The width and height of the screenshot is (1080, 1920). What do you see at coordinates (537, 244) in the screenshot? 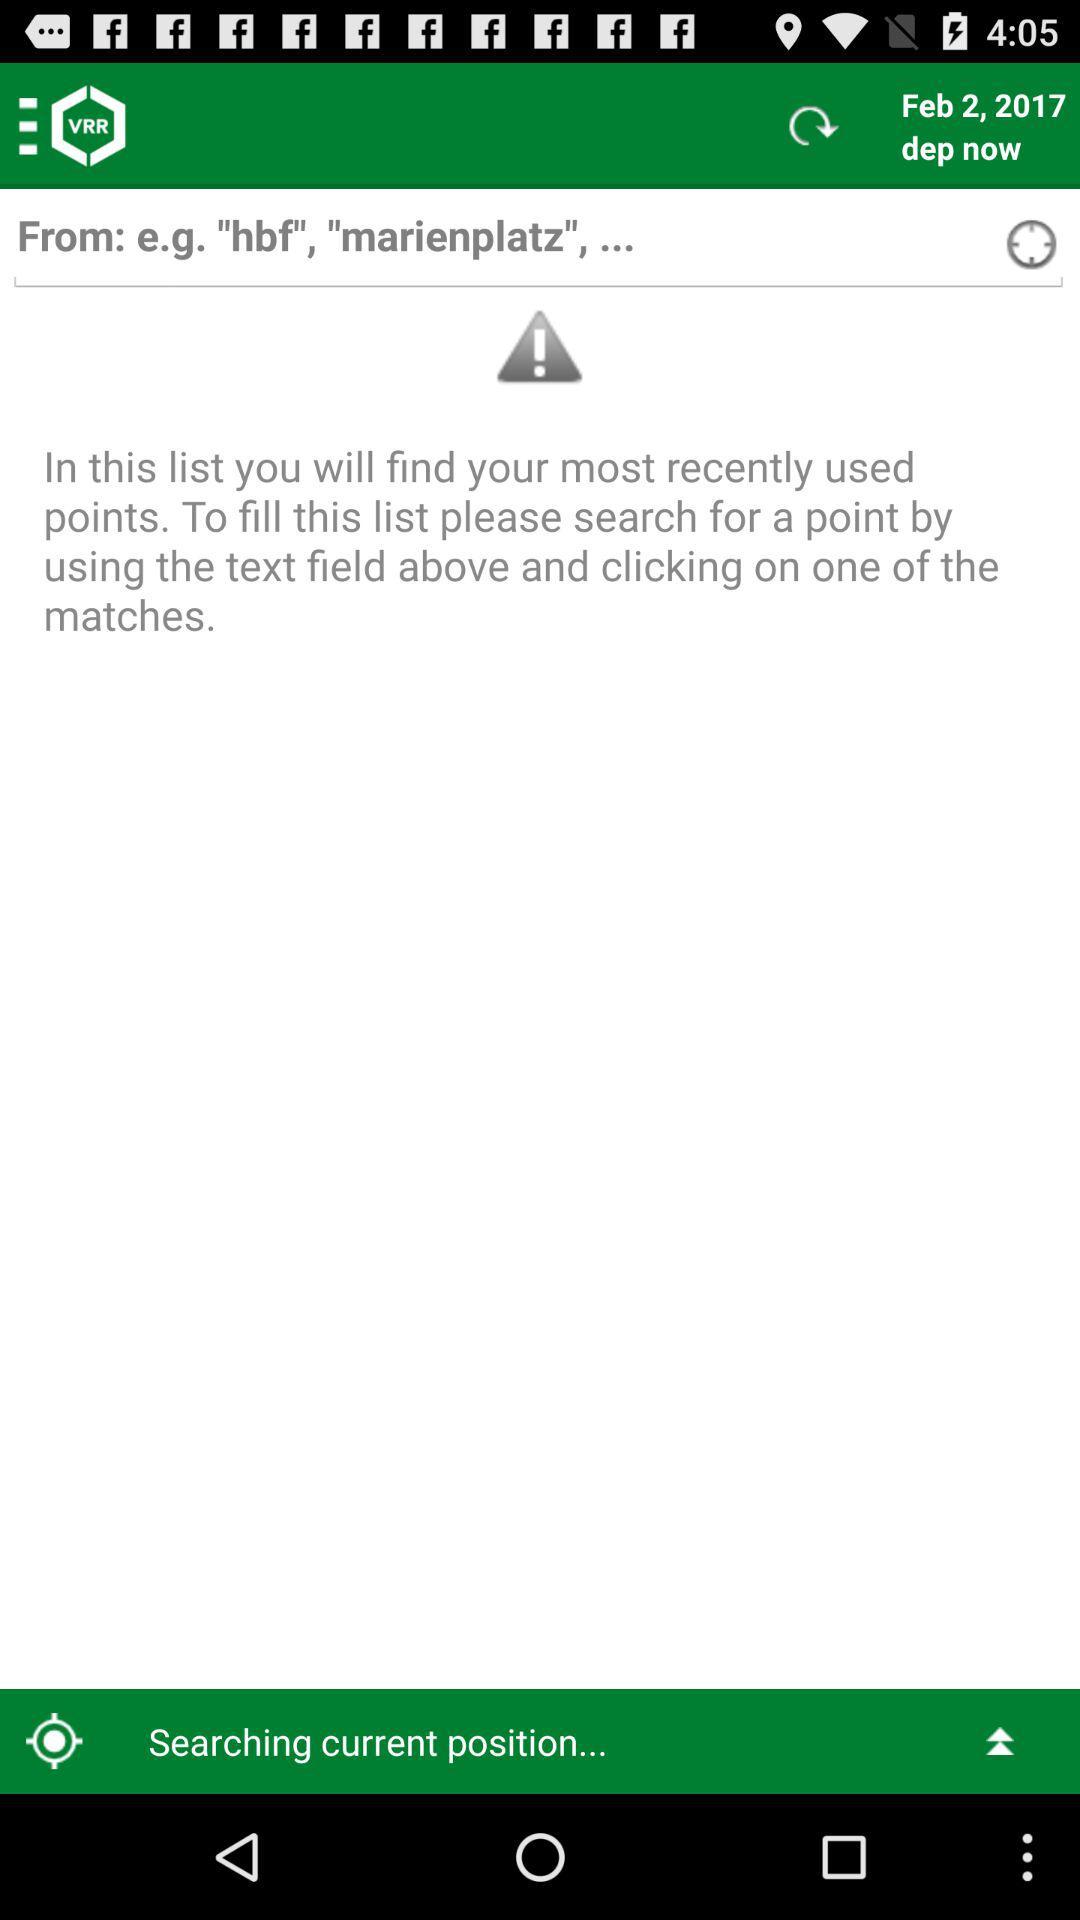
I see `search box` at bounding box center [537, 244].